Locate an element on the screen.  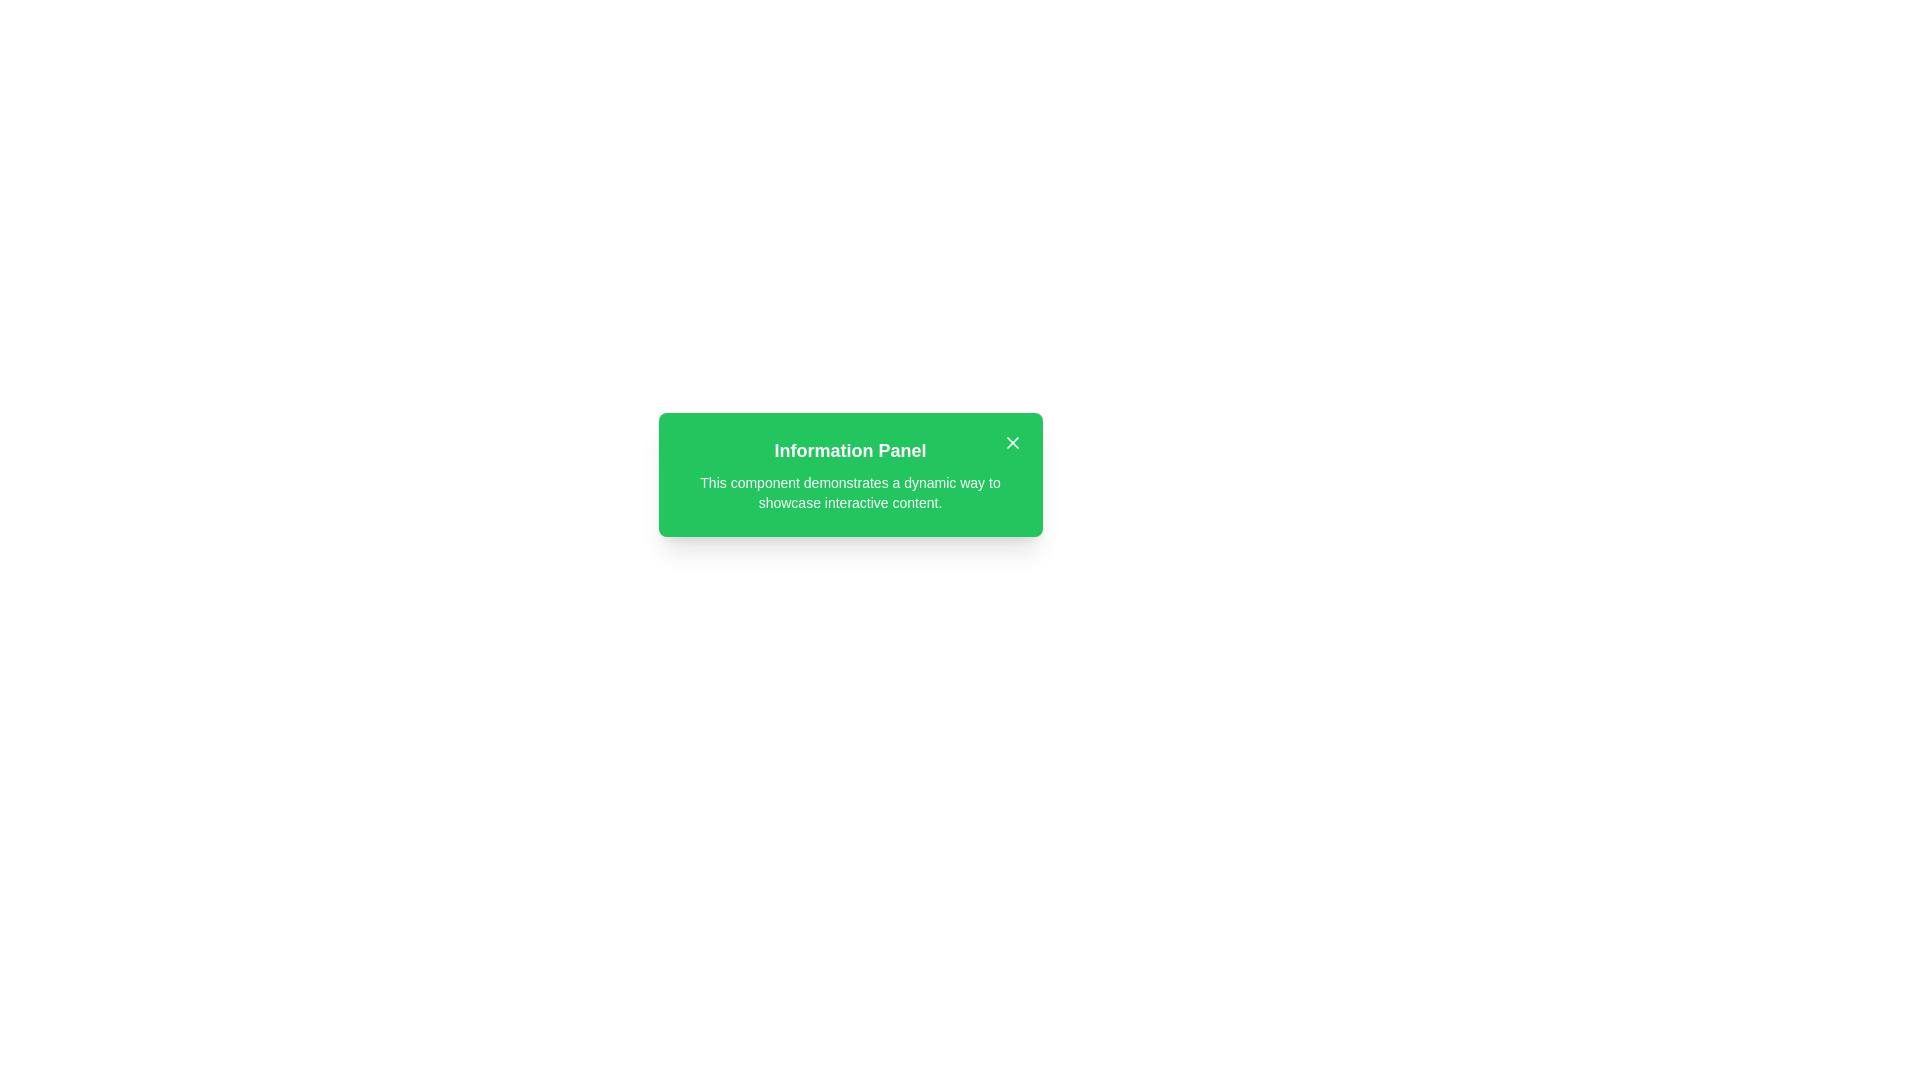
the static text located in the green, rounded-corner 'Information Panel' that provides descriptive information to the user is located at coordinates (850, 493).